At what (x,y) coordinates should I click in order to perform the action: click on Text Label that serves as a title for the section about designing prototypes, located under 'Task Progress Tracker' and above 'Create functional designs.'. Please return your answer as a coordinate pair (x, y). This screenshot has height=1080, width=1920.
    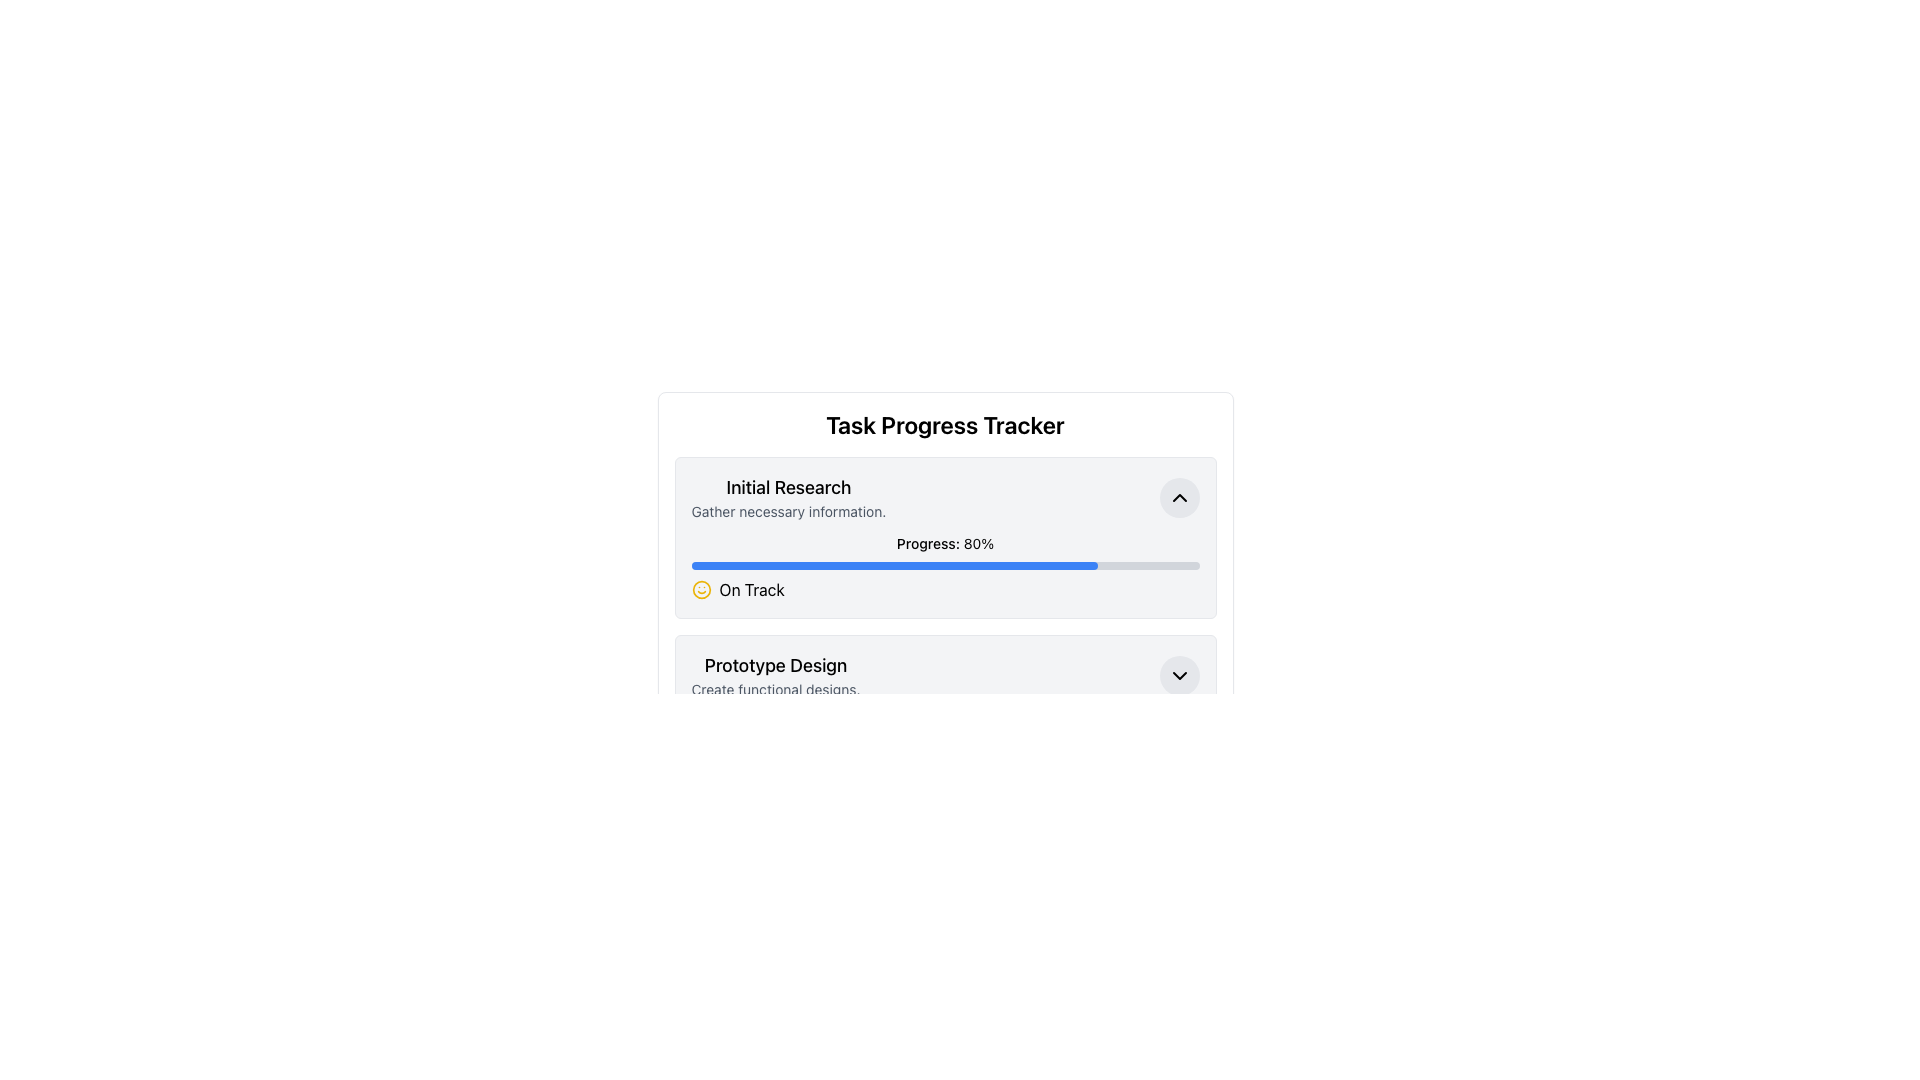
    Looking at the image, I should click on (775, 666).